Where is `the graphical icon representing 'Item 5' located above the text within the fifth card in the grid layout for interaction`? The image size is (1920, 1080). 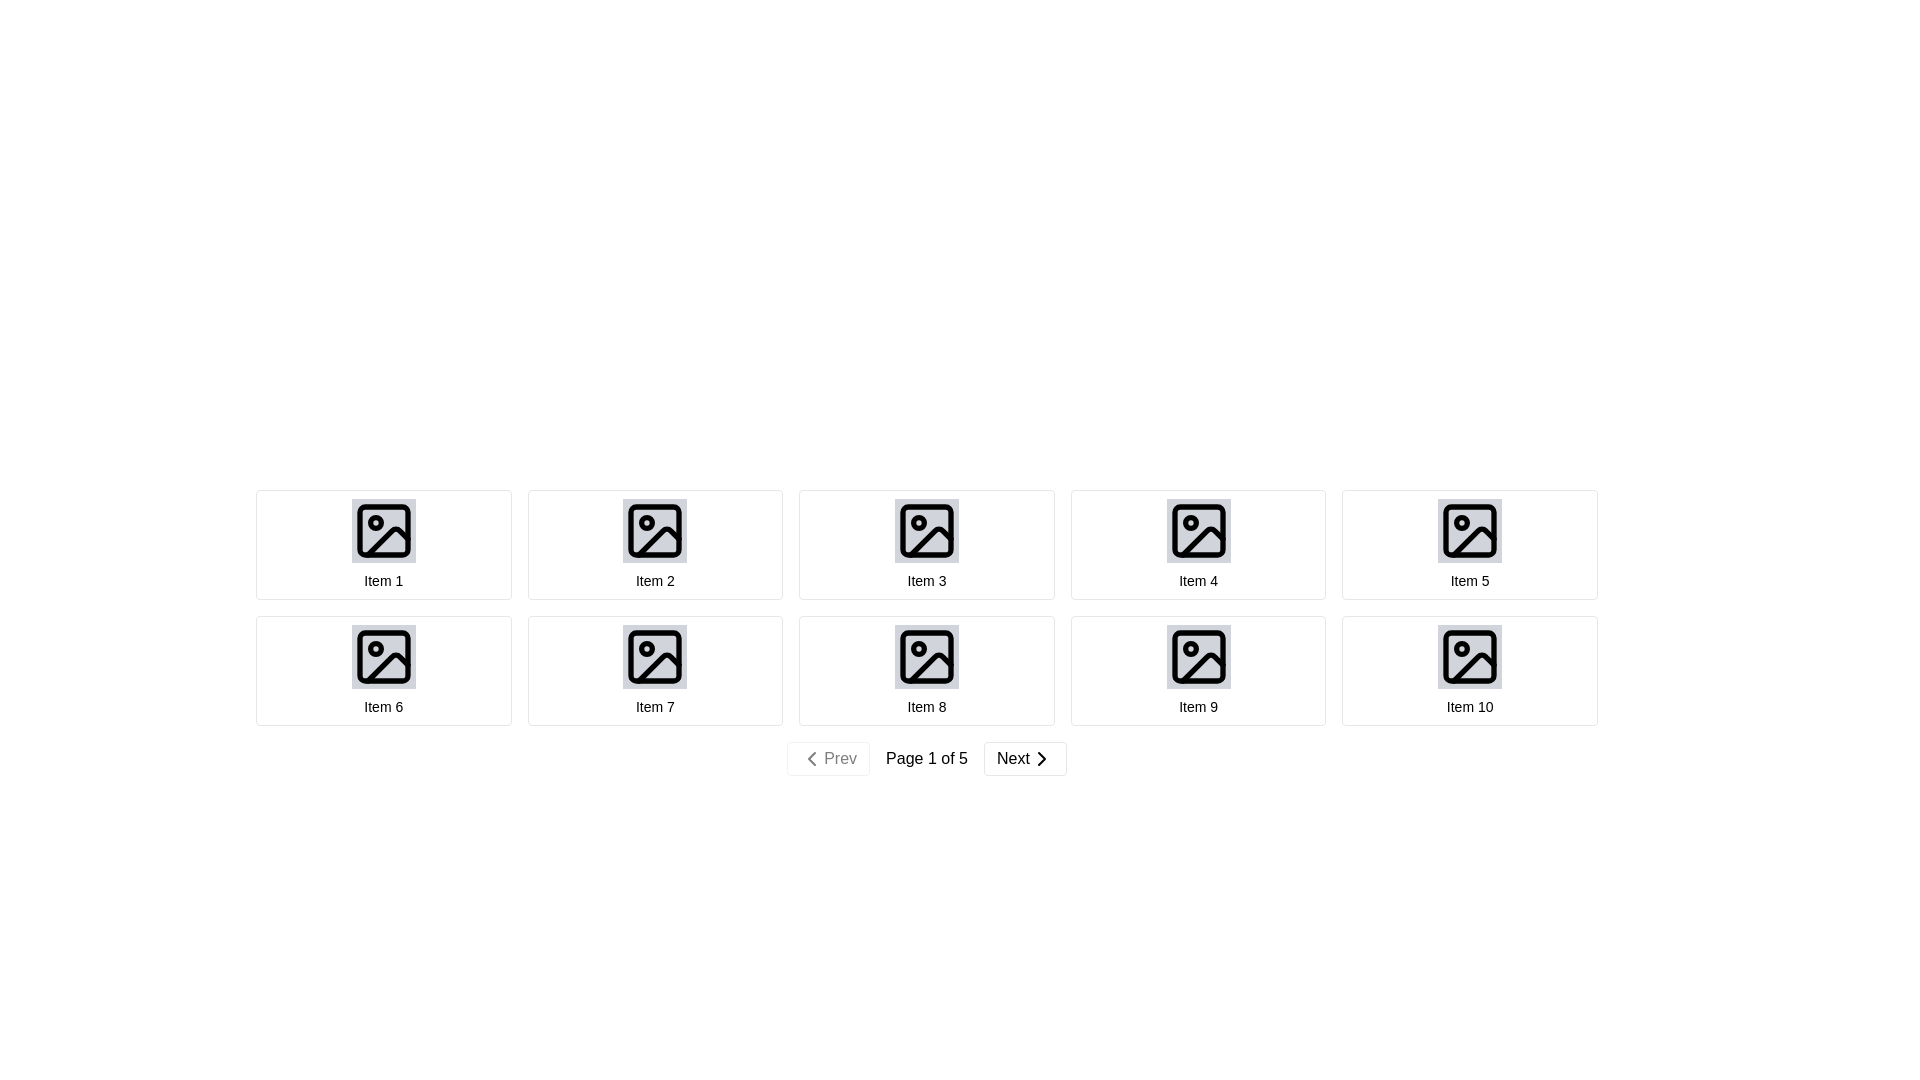
the graphical icon representing 'Item 5' located above the text within the fifth card in the grid layout for interaction is located at coordinates (1470, 530).